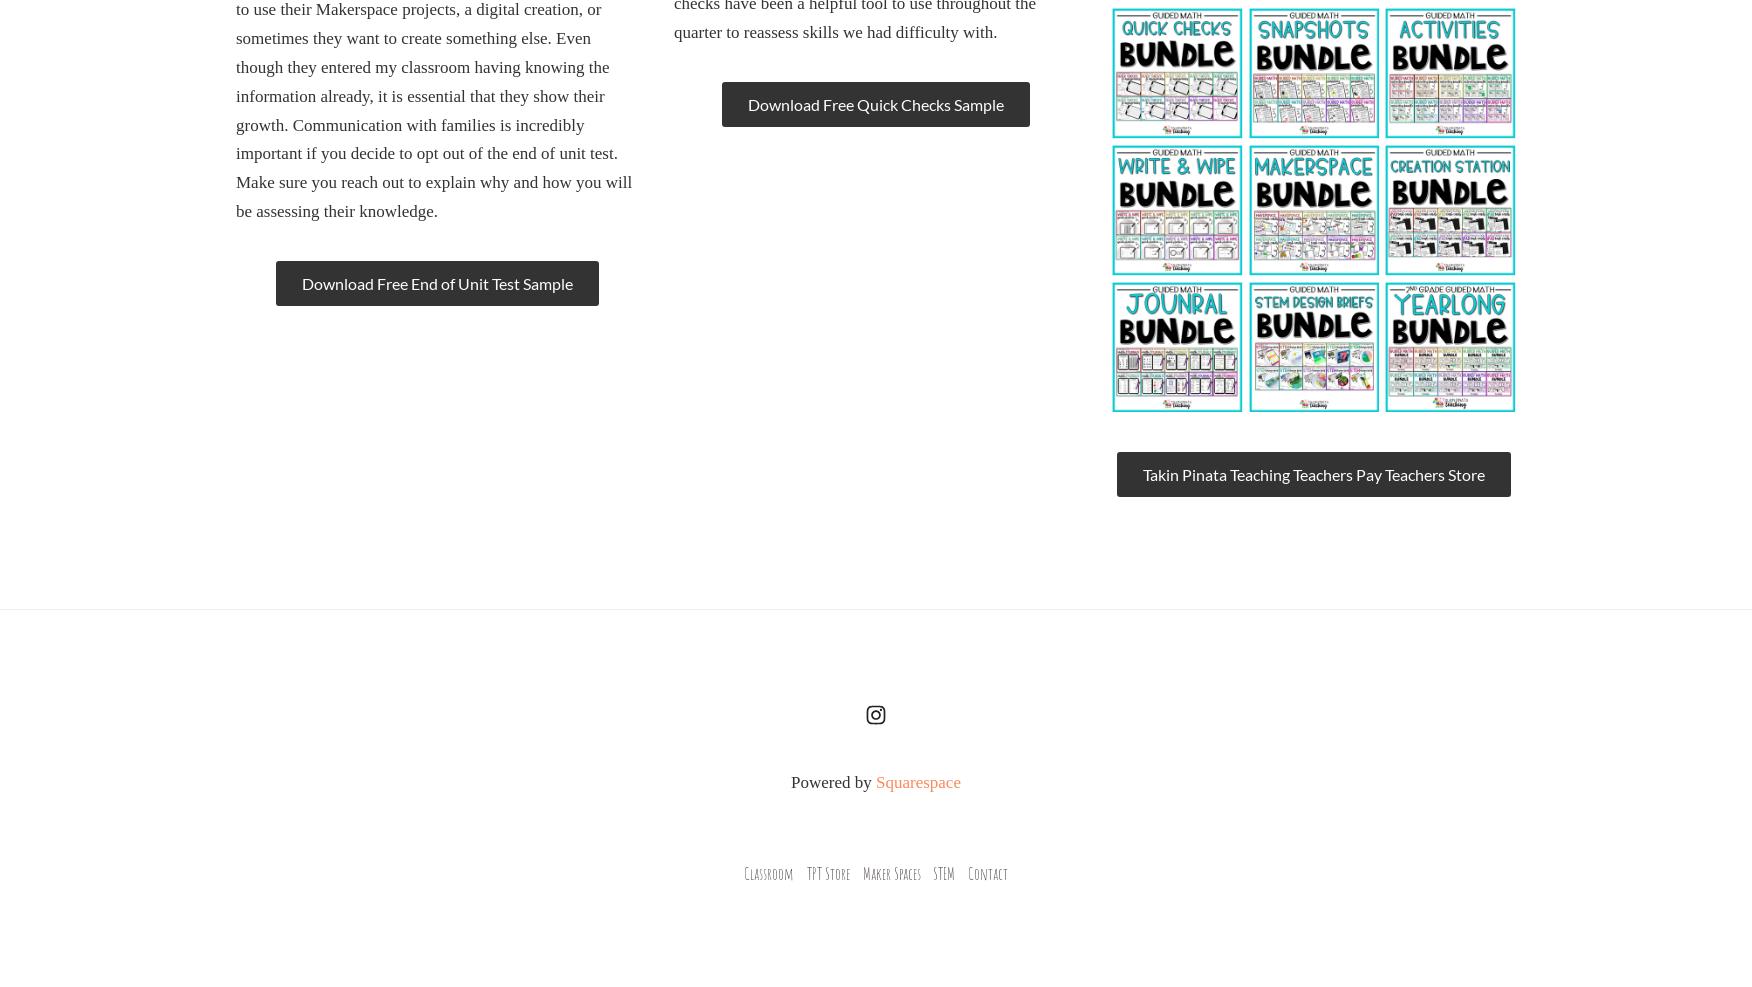 The height and width of the screenshot is (987, 1752). I want to click on 'STEM', so click(943, 872).